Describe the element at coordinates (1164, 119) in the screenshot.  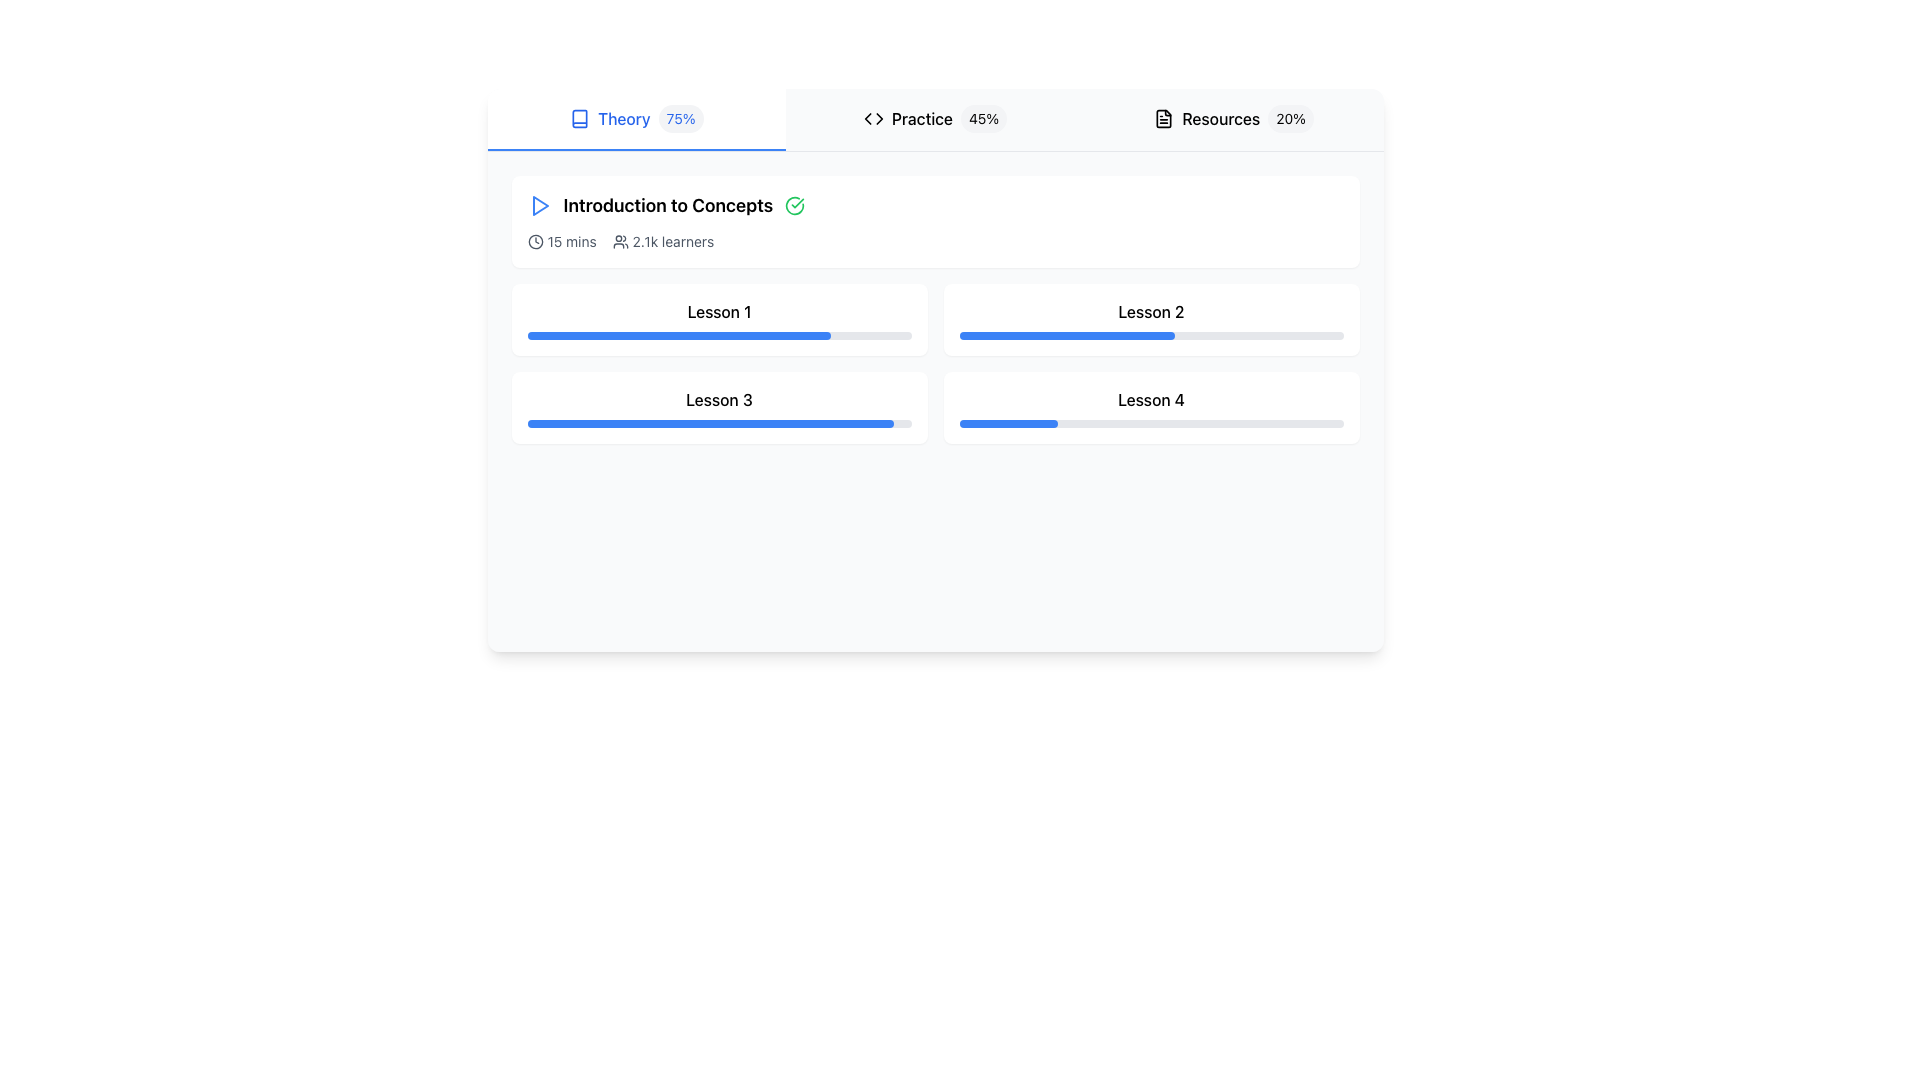
I see `the leftmost icon within the 'Resources' button in the navigation menu` at that location.